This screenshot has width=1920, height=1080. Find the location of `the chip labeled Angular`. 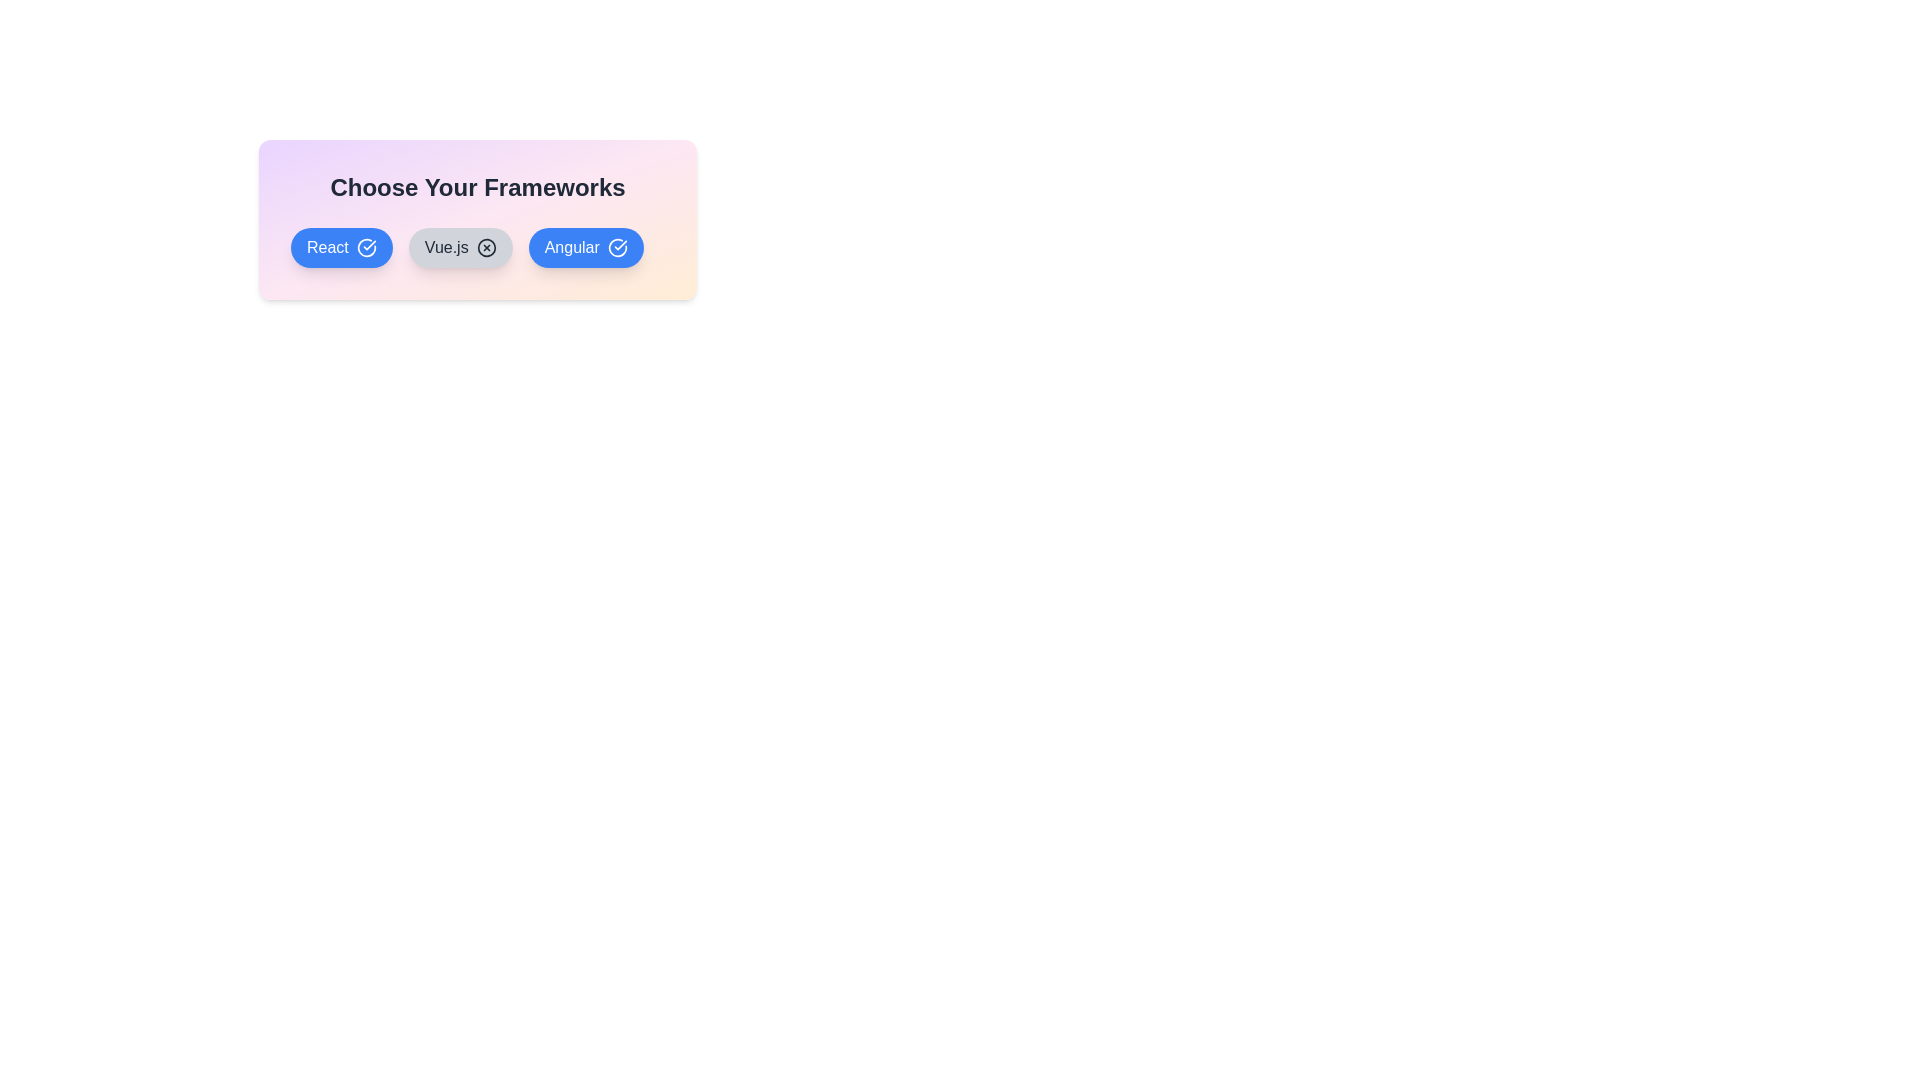

the chip labeled Angular is located at coordinates (585, 246).